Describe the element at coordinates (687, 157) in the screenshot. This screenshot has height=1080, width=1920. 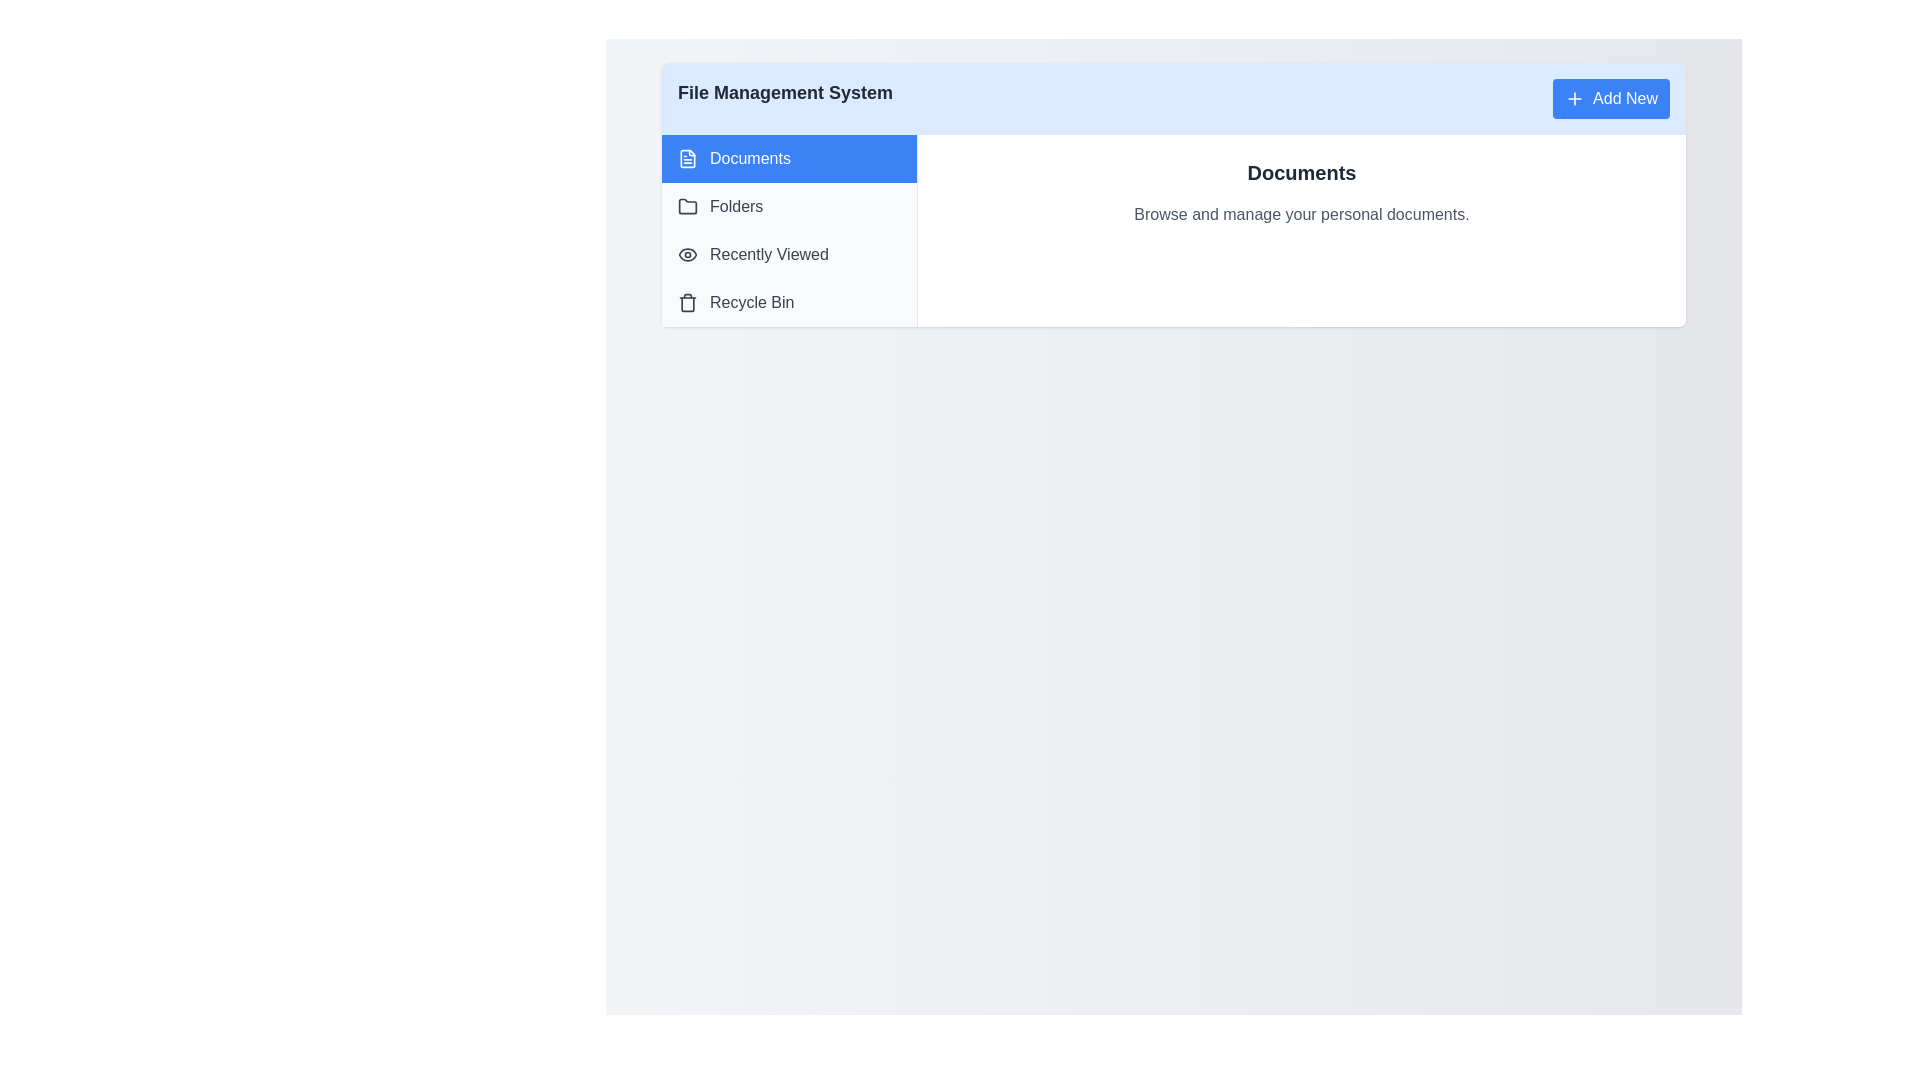
I see `the 'Documents' menu item in the sidebar, which is represented by a small document icon with lines next to the label 'Documents'` at that location.